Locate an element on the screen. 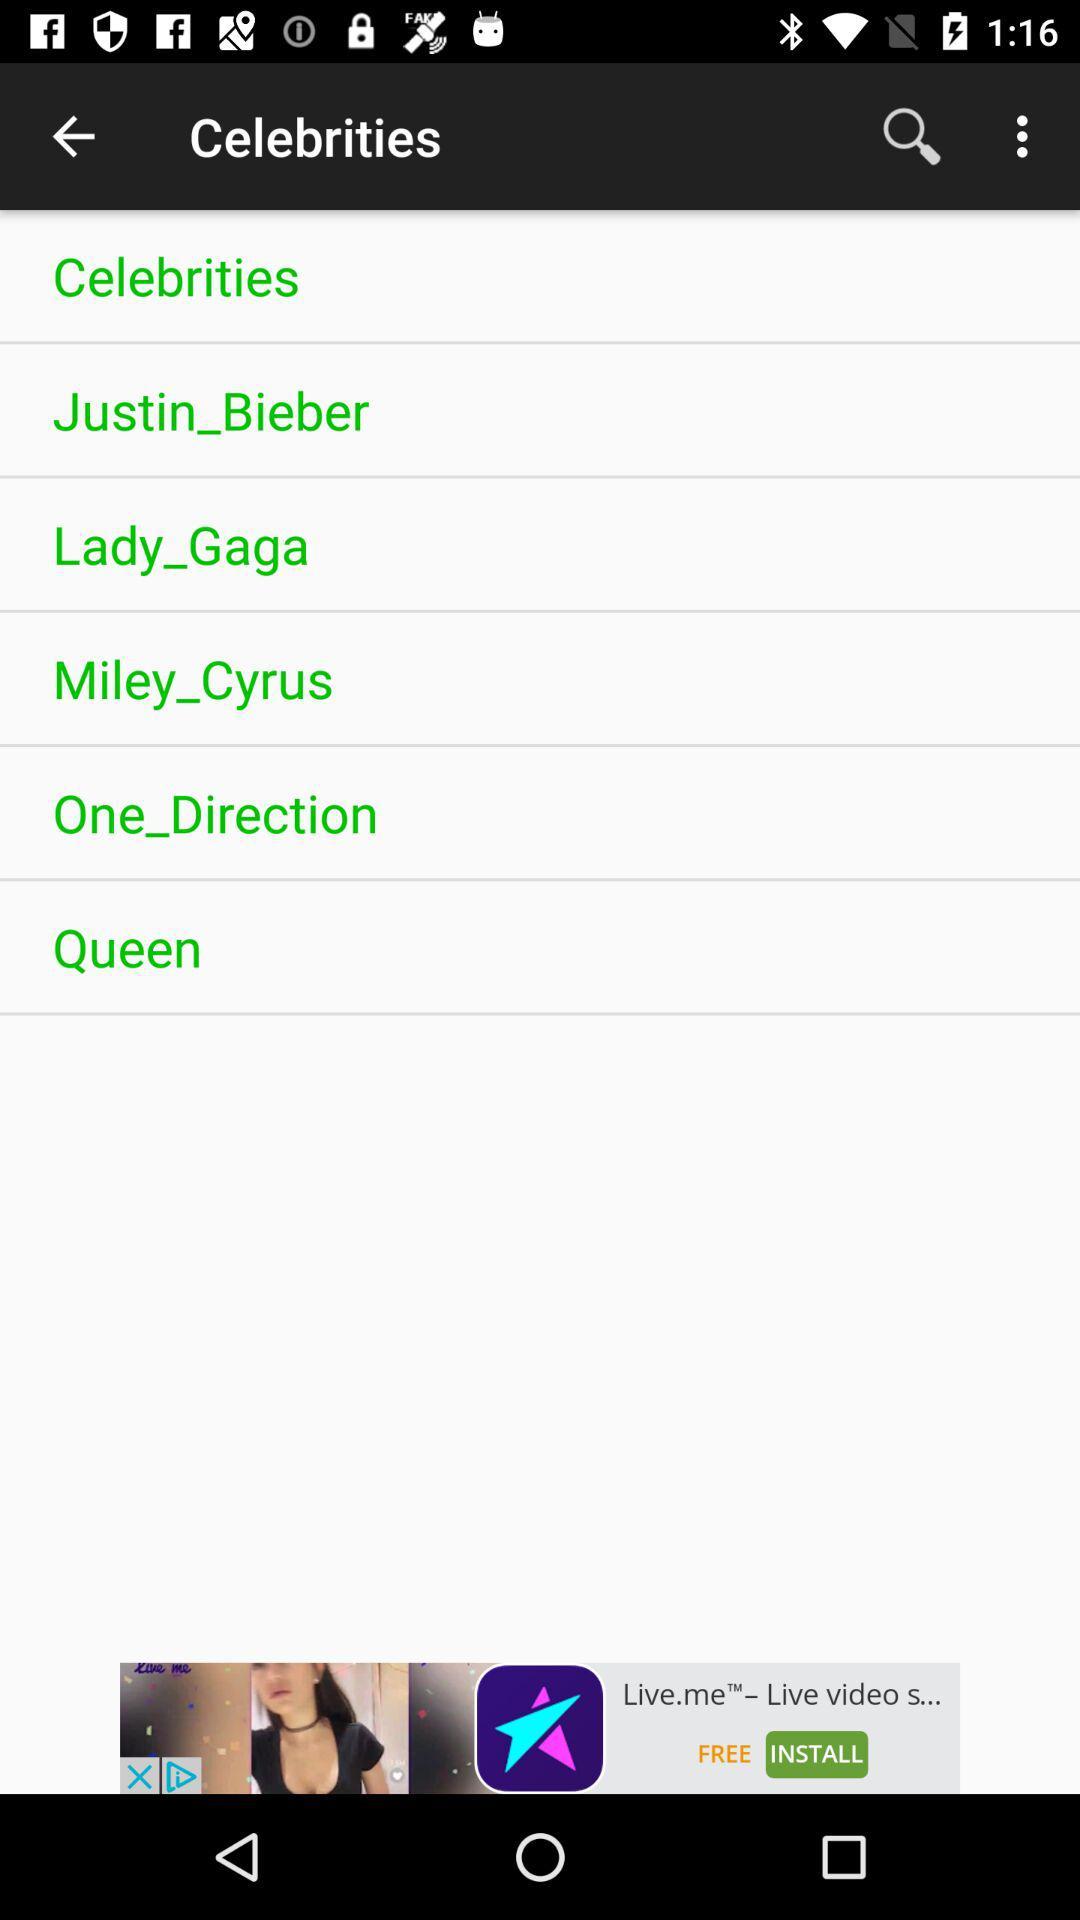 This screenshot has height=1920, width=1080. advertisement is located at coordinates (540, 1727).